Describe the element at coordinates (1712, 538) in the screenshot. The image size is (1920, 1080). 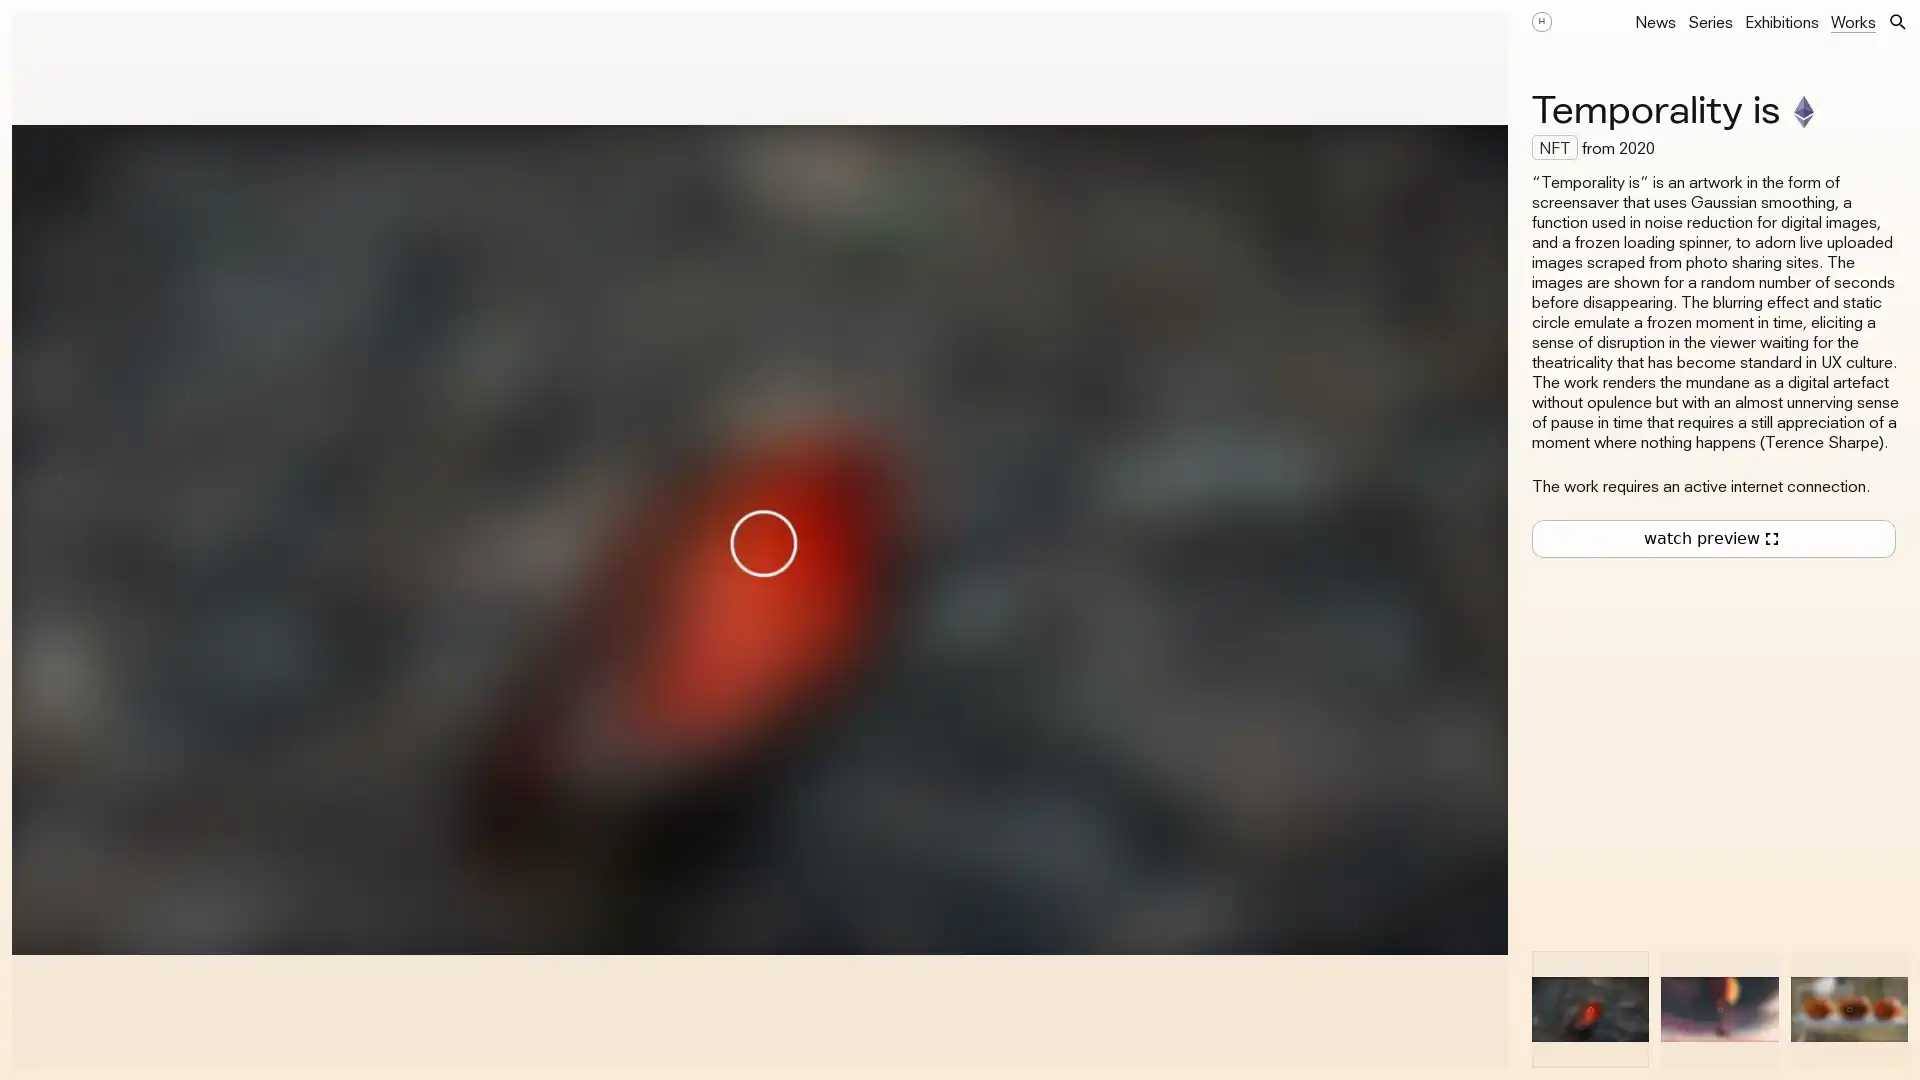
I see `watch preview` at that location.